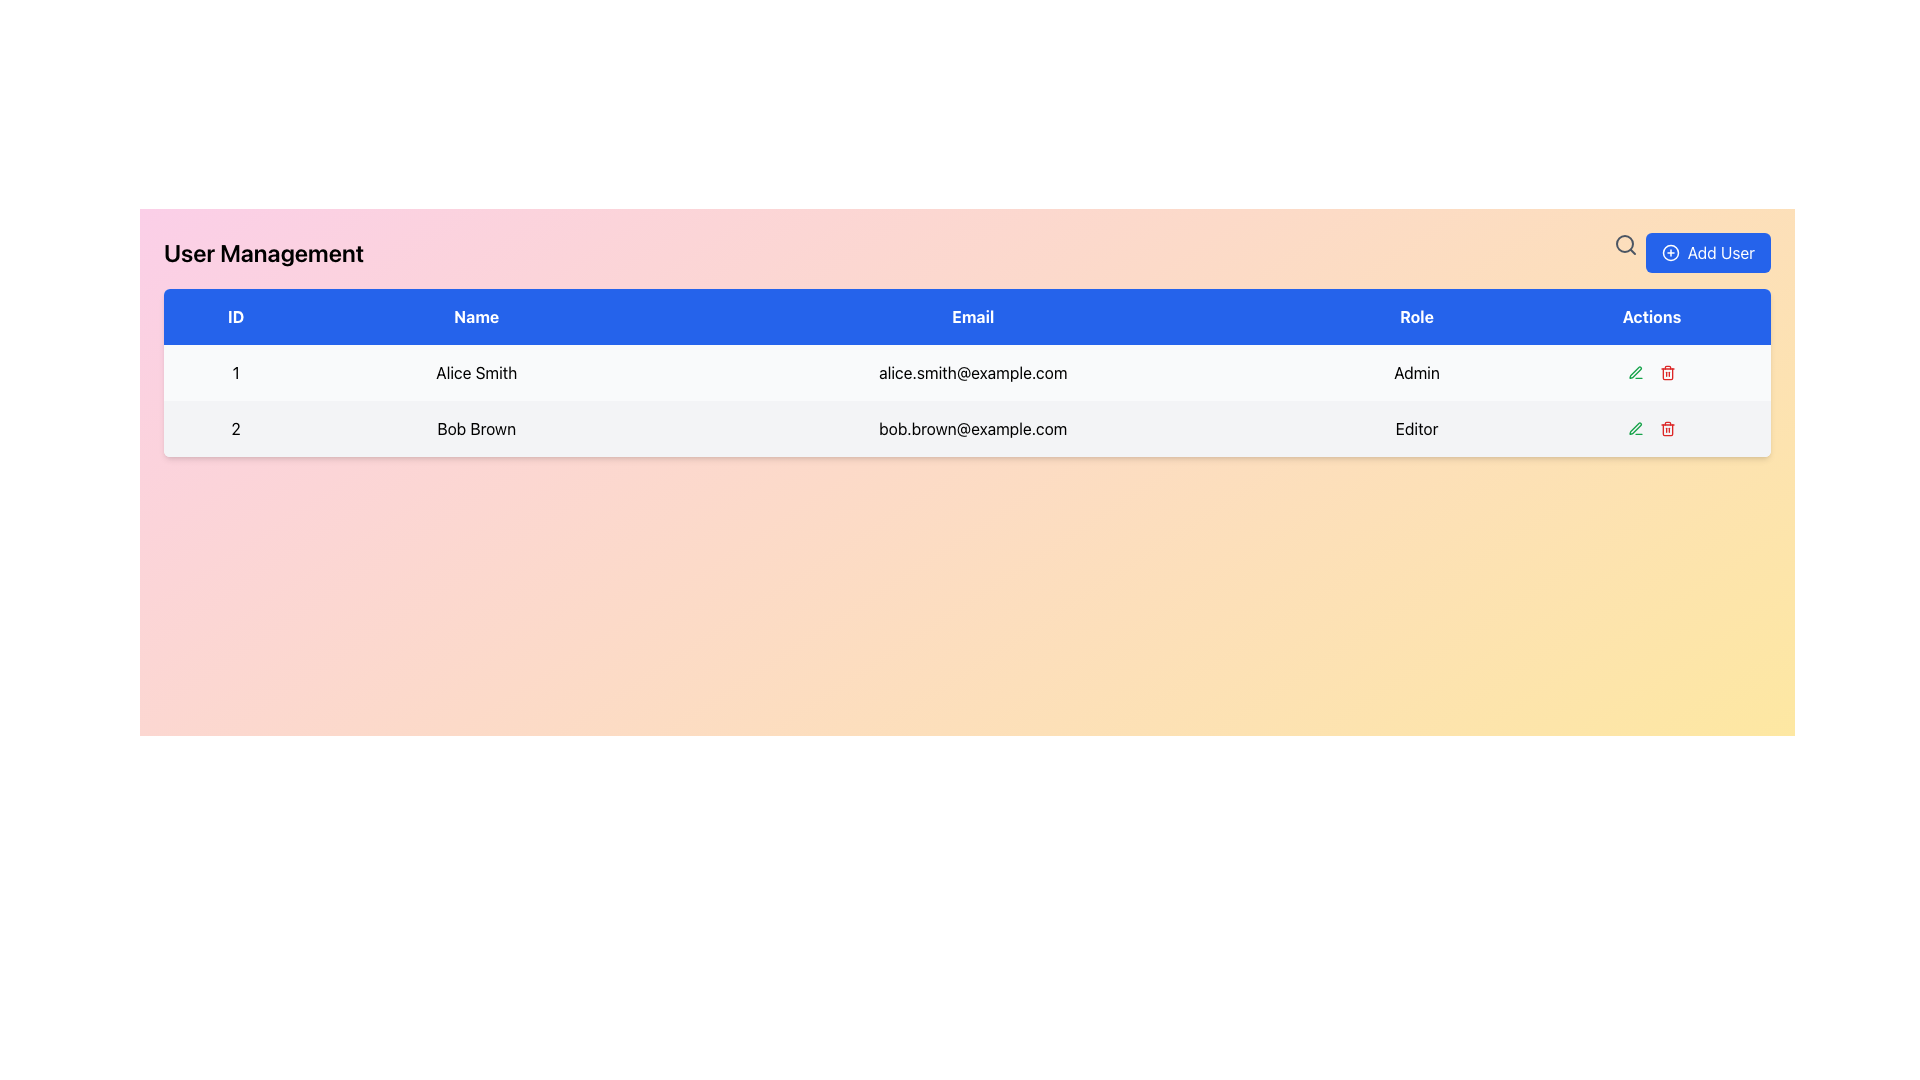  I want to click on the Text label element representing the name of a user in the user management interface, located in the second row under the 'Name' column, positioned between '2' and 'bob.brown@example.com', so click(475, 427).